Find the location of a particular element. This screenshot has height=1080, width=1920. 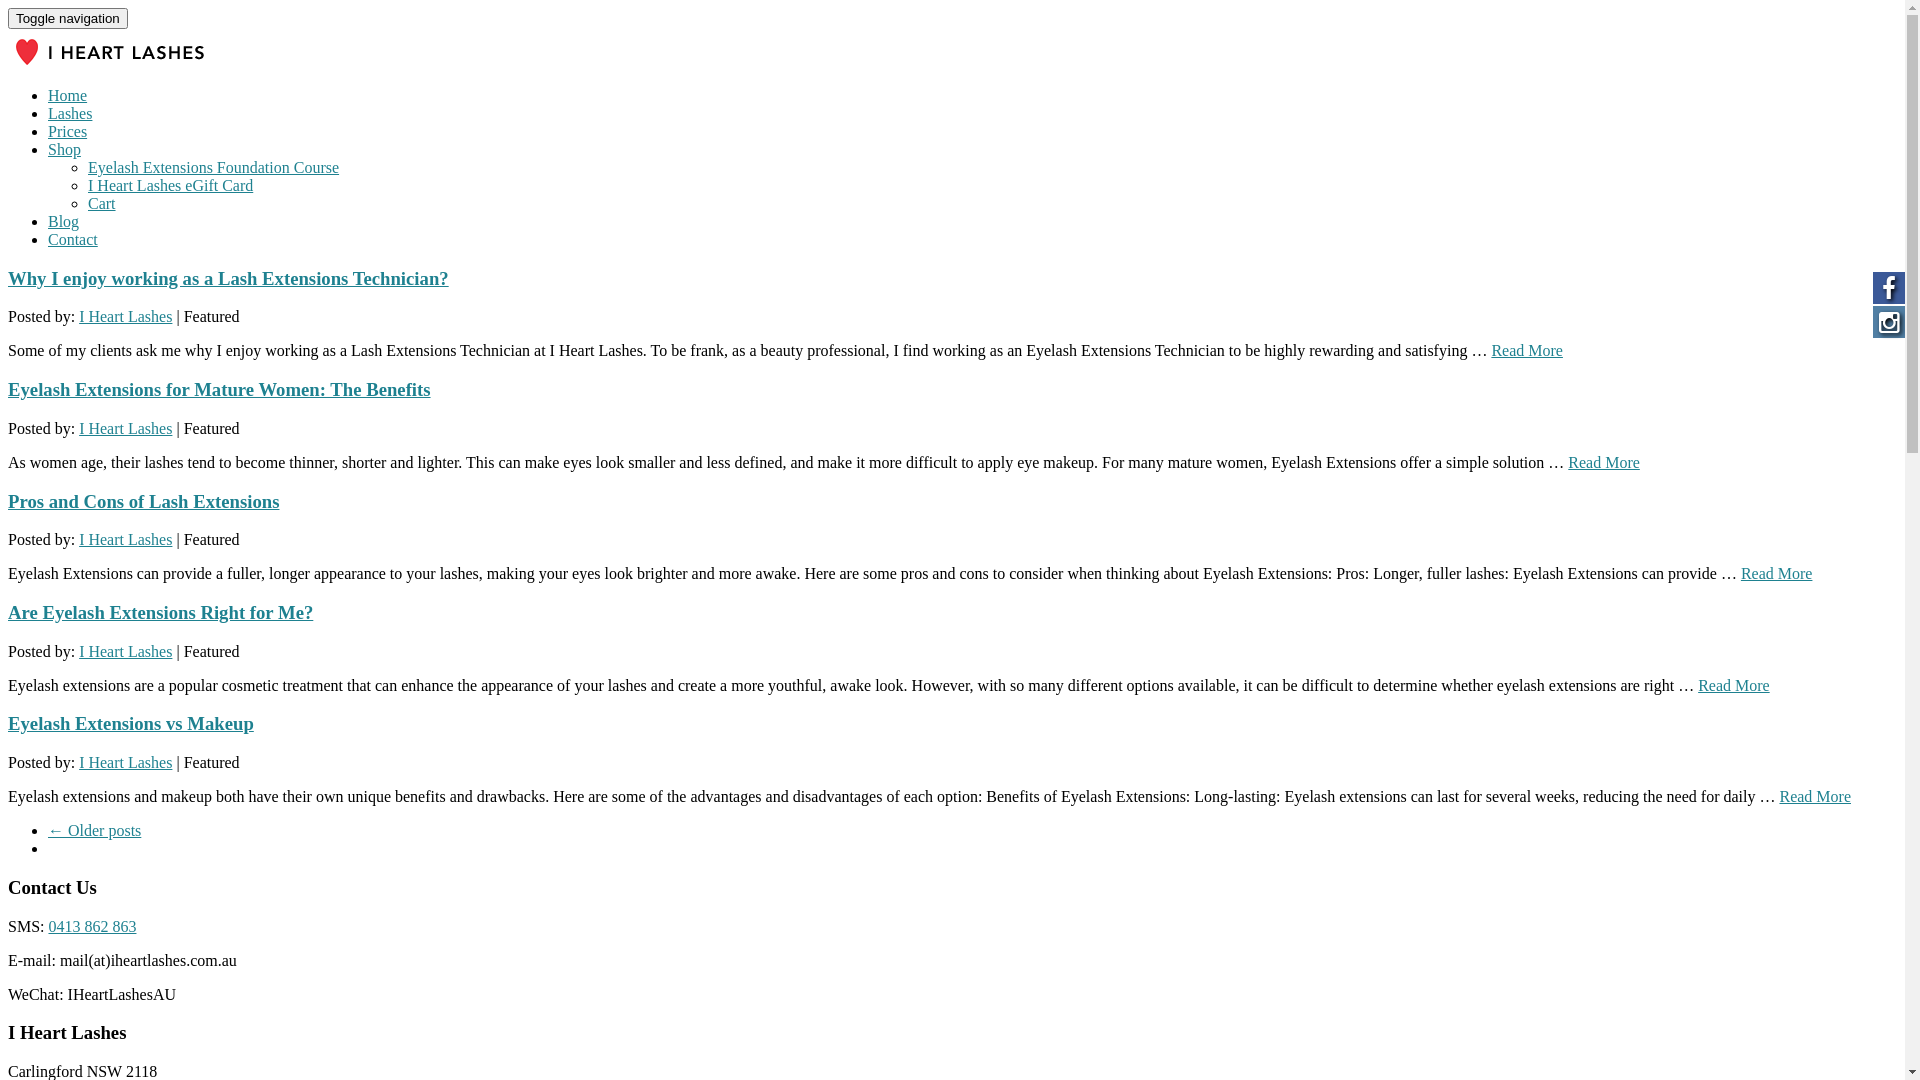

'Eyelash Extensions Foundation Course' is located at coordinates (213, 166).